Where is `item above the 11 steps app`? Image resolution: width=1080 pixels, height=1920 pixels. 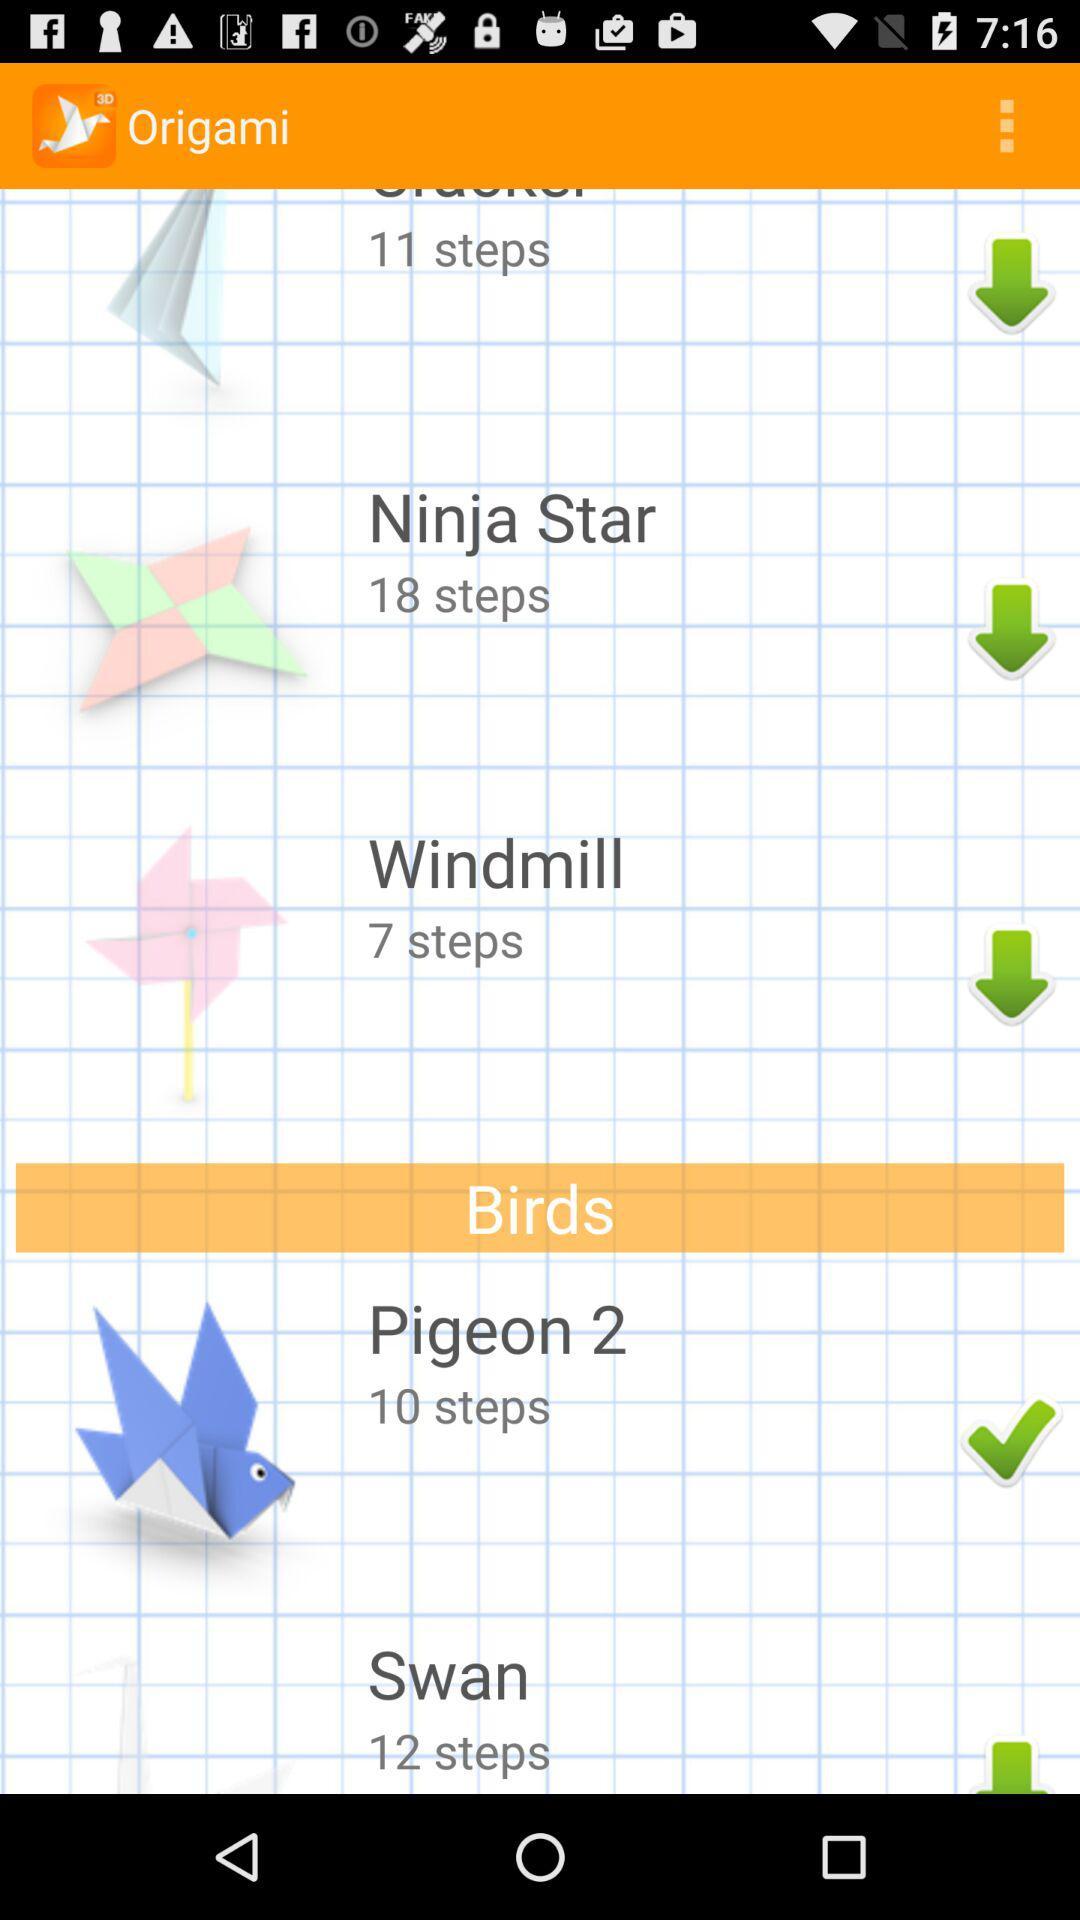
item above the 11 steps app is located at coordinates (658, 202).